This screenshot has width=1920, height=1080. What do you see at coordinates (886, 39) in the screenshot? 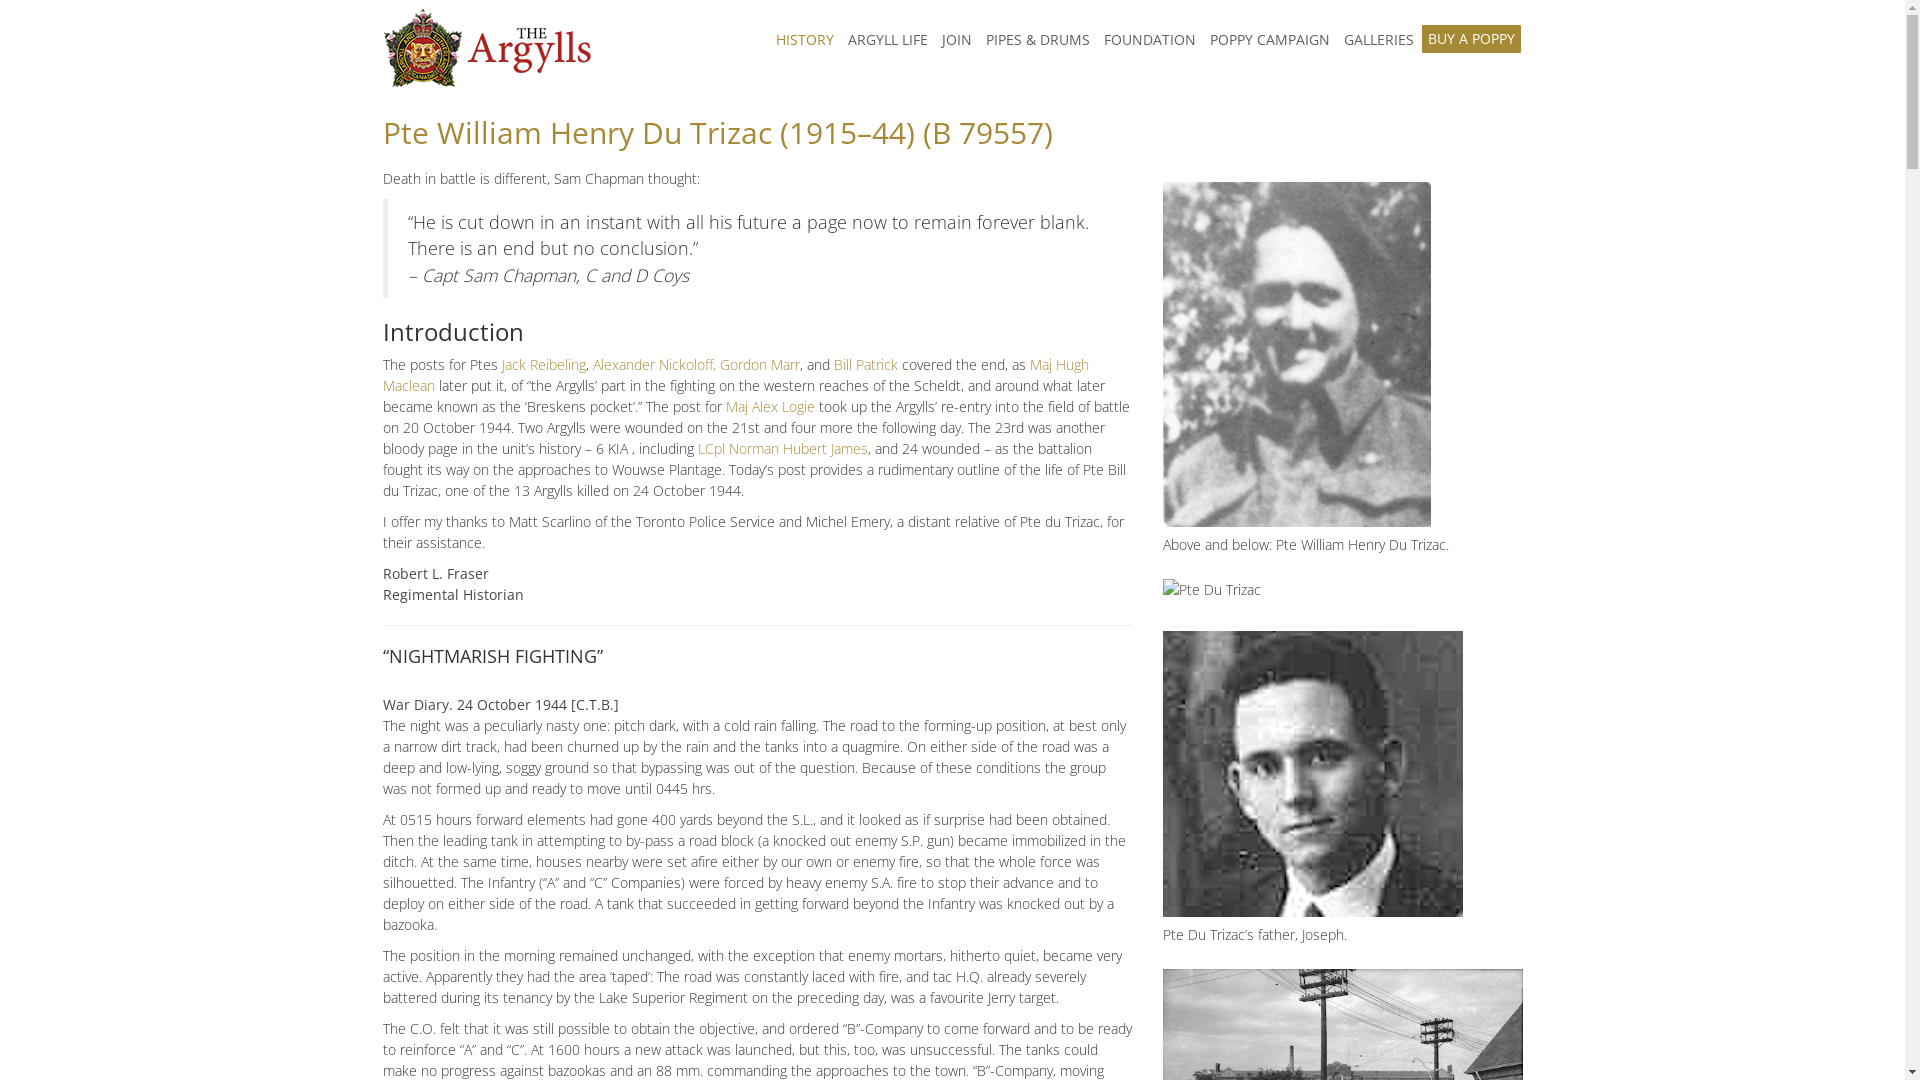
I see `'ARGYLL LIFE'` at bounding box center [886, 39].